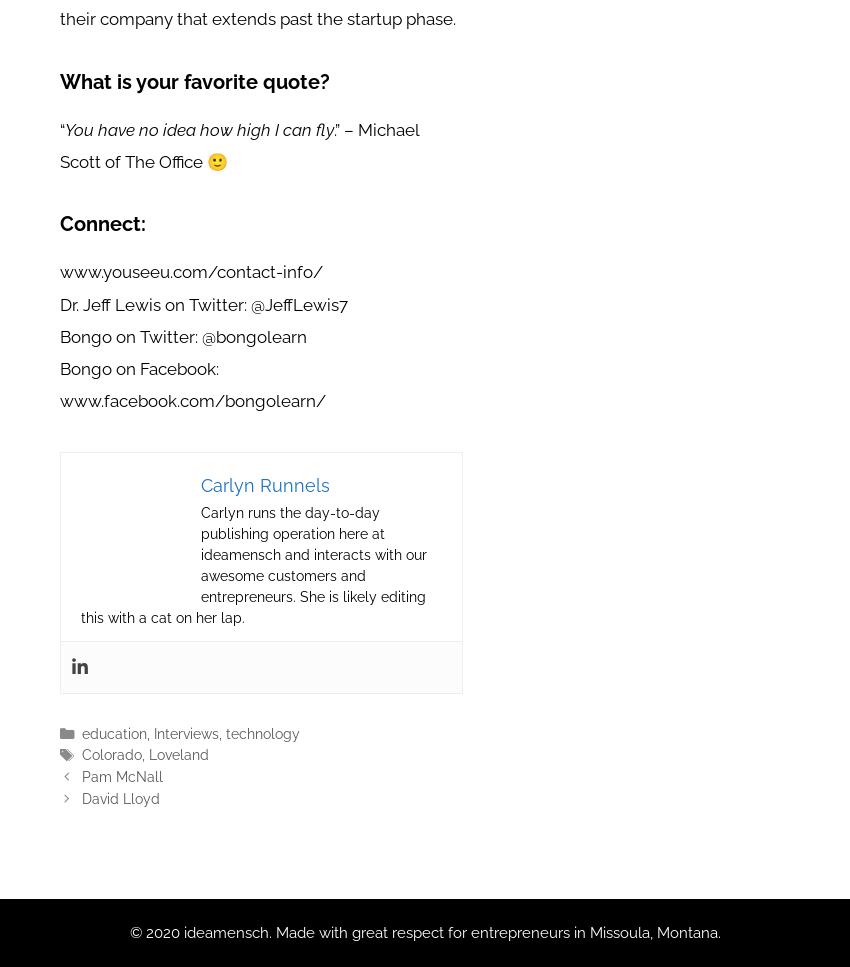  I want to click on 'What is your favorite quote?', so click(193, 81).